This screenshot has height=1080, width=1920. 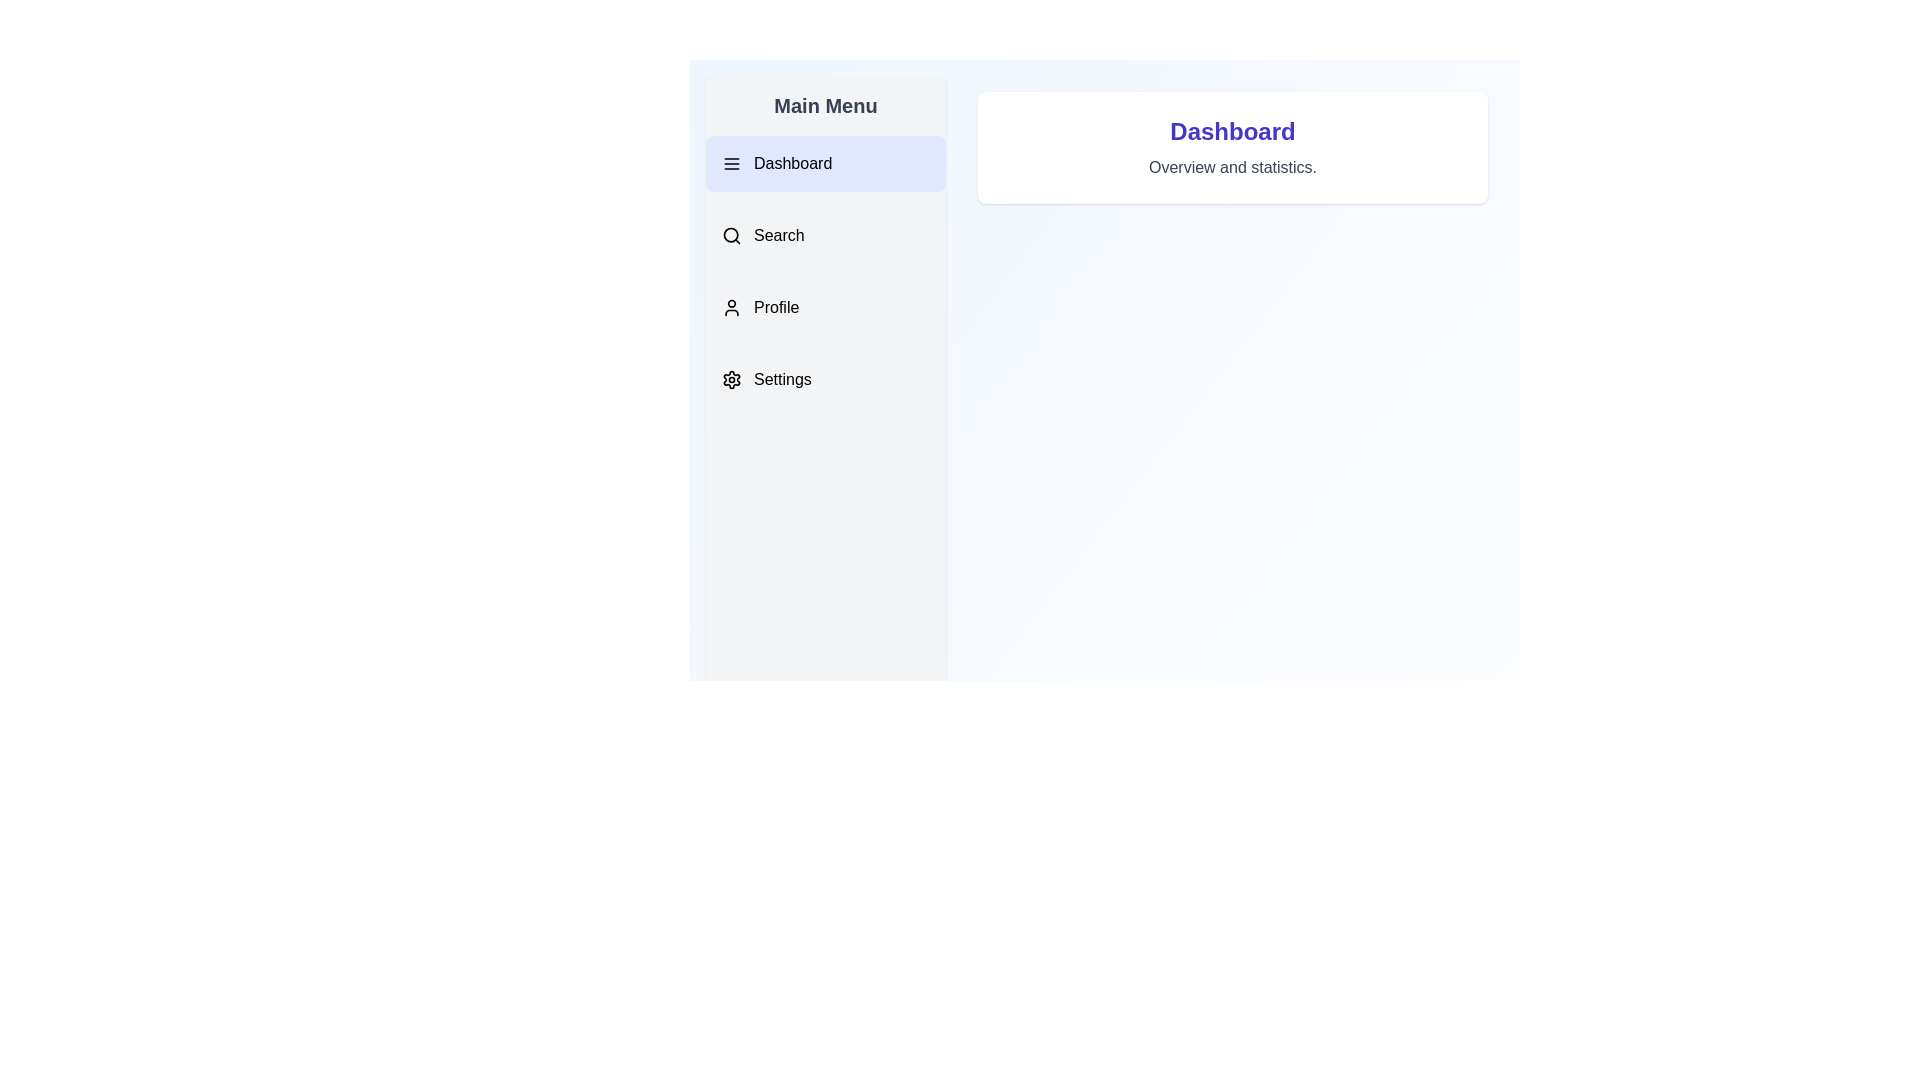 What do you see at coordinates (825, 380) in the screenshot?
I see `the menu item Settings to highlight it` at bounding box center [825, 380].